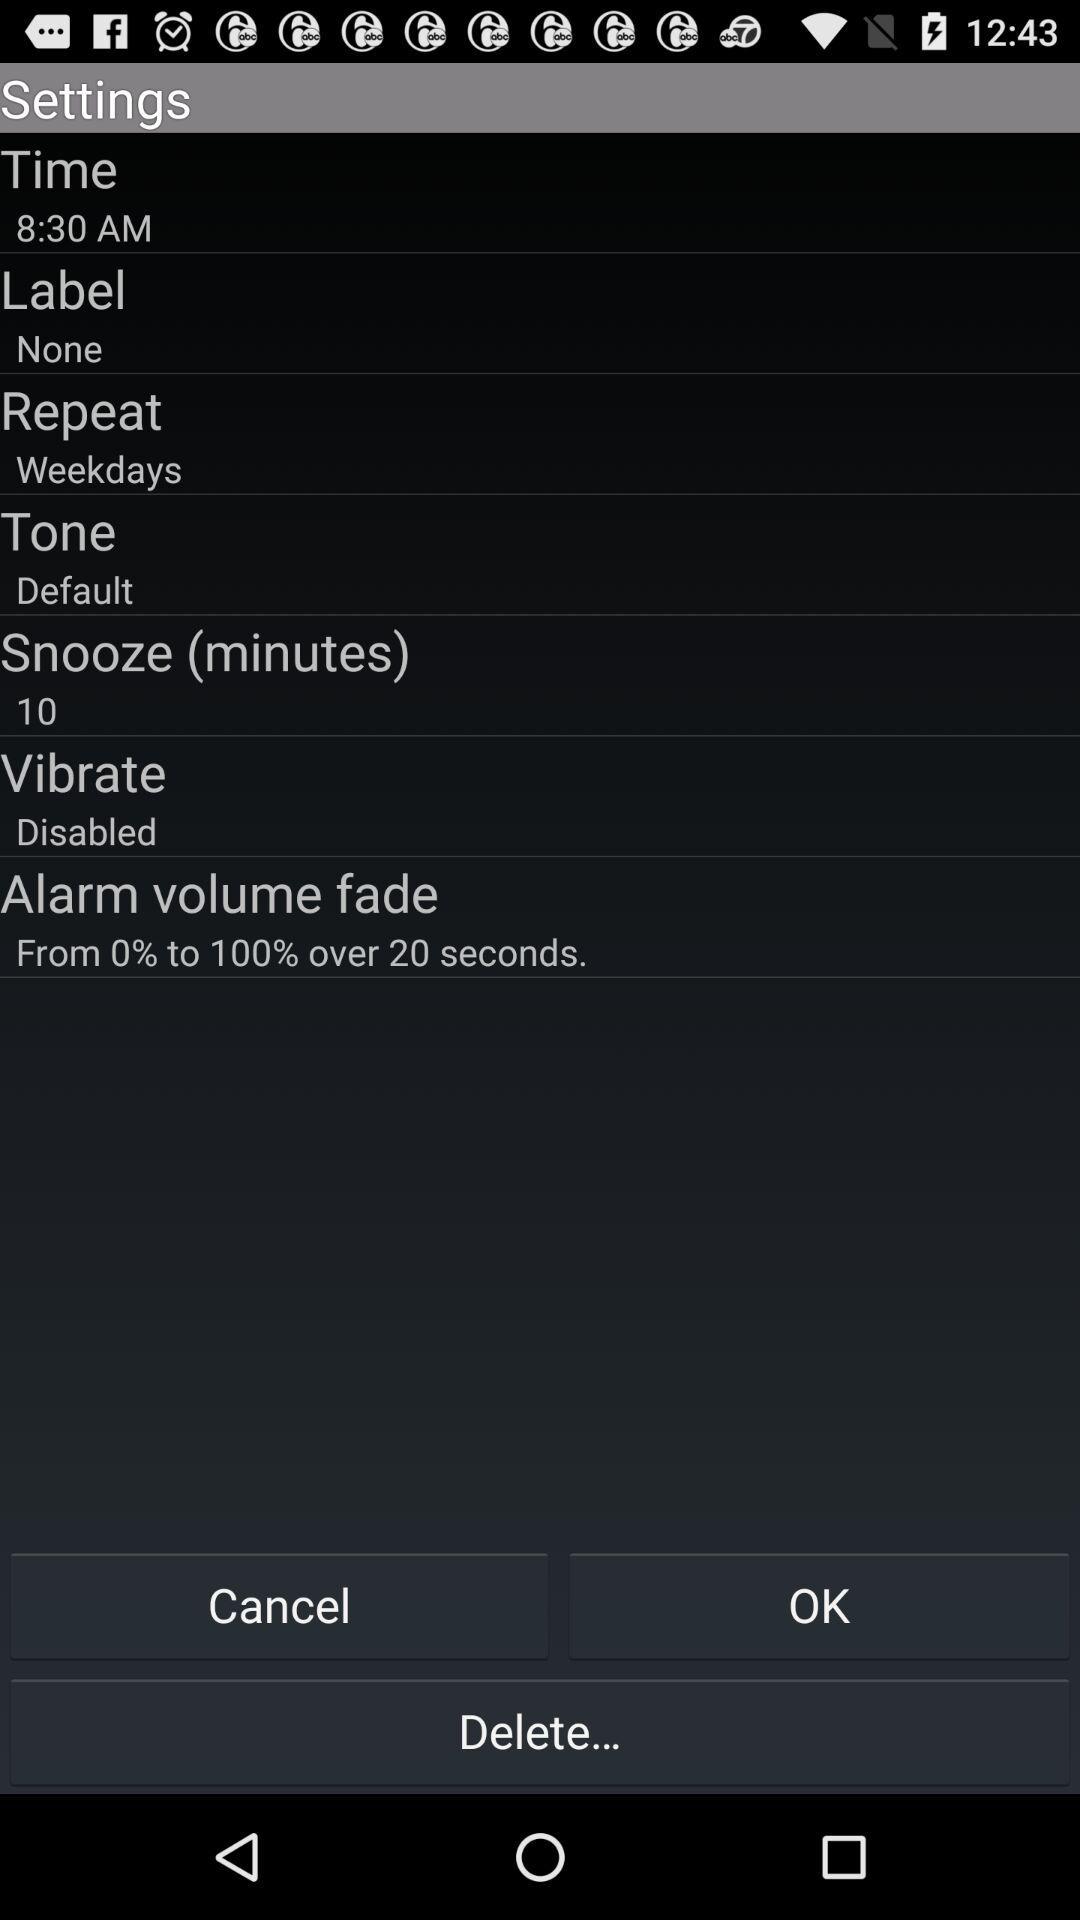  Describe the element at coordinates (540, 287) in the screenshot. I see `label` at that location.